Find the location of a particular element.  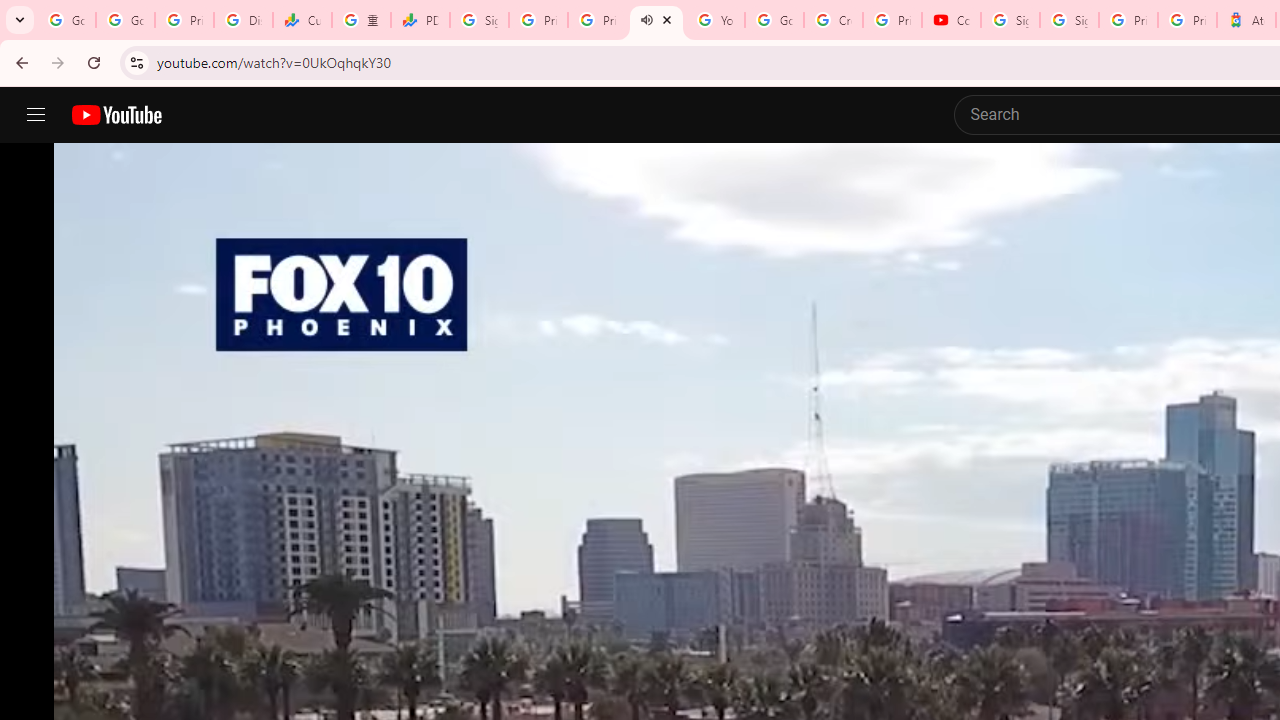

'YouTube Home' is located at coordinates (115, 115).